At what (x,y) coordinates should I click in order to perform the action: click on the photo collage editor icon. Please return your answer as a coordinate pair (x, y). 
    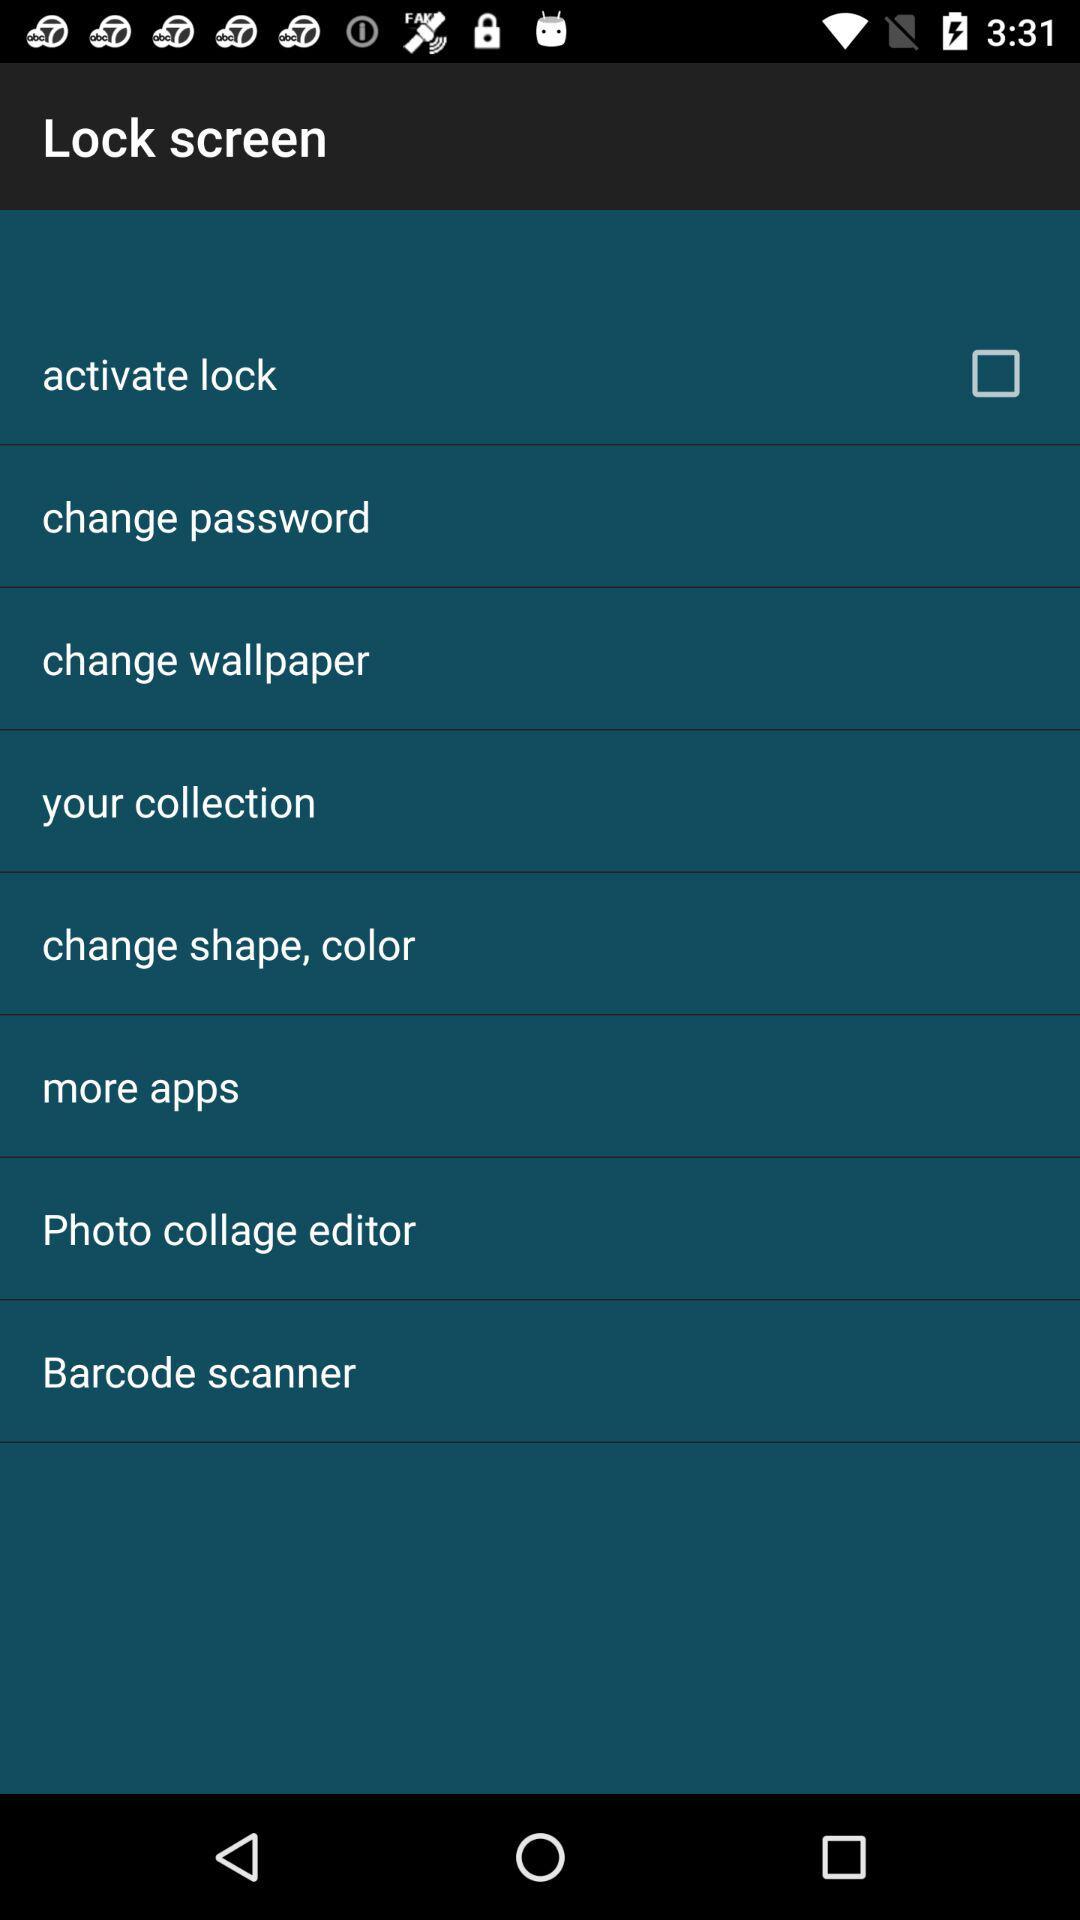
    Looking at the image, I should click on (228, 1227).